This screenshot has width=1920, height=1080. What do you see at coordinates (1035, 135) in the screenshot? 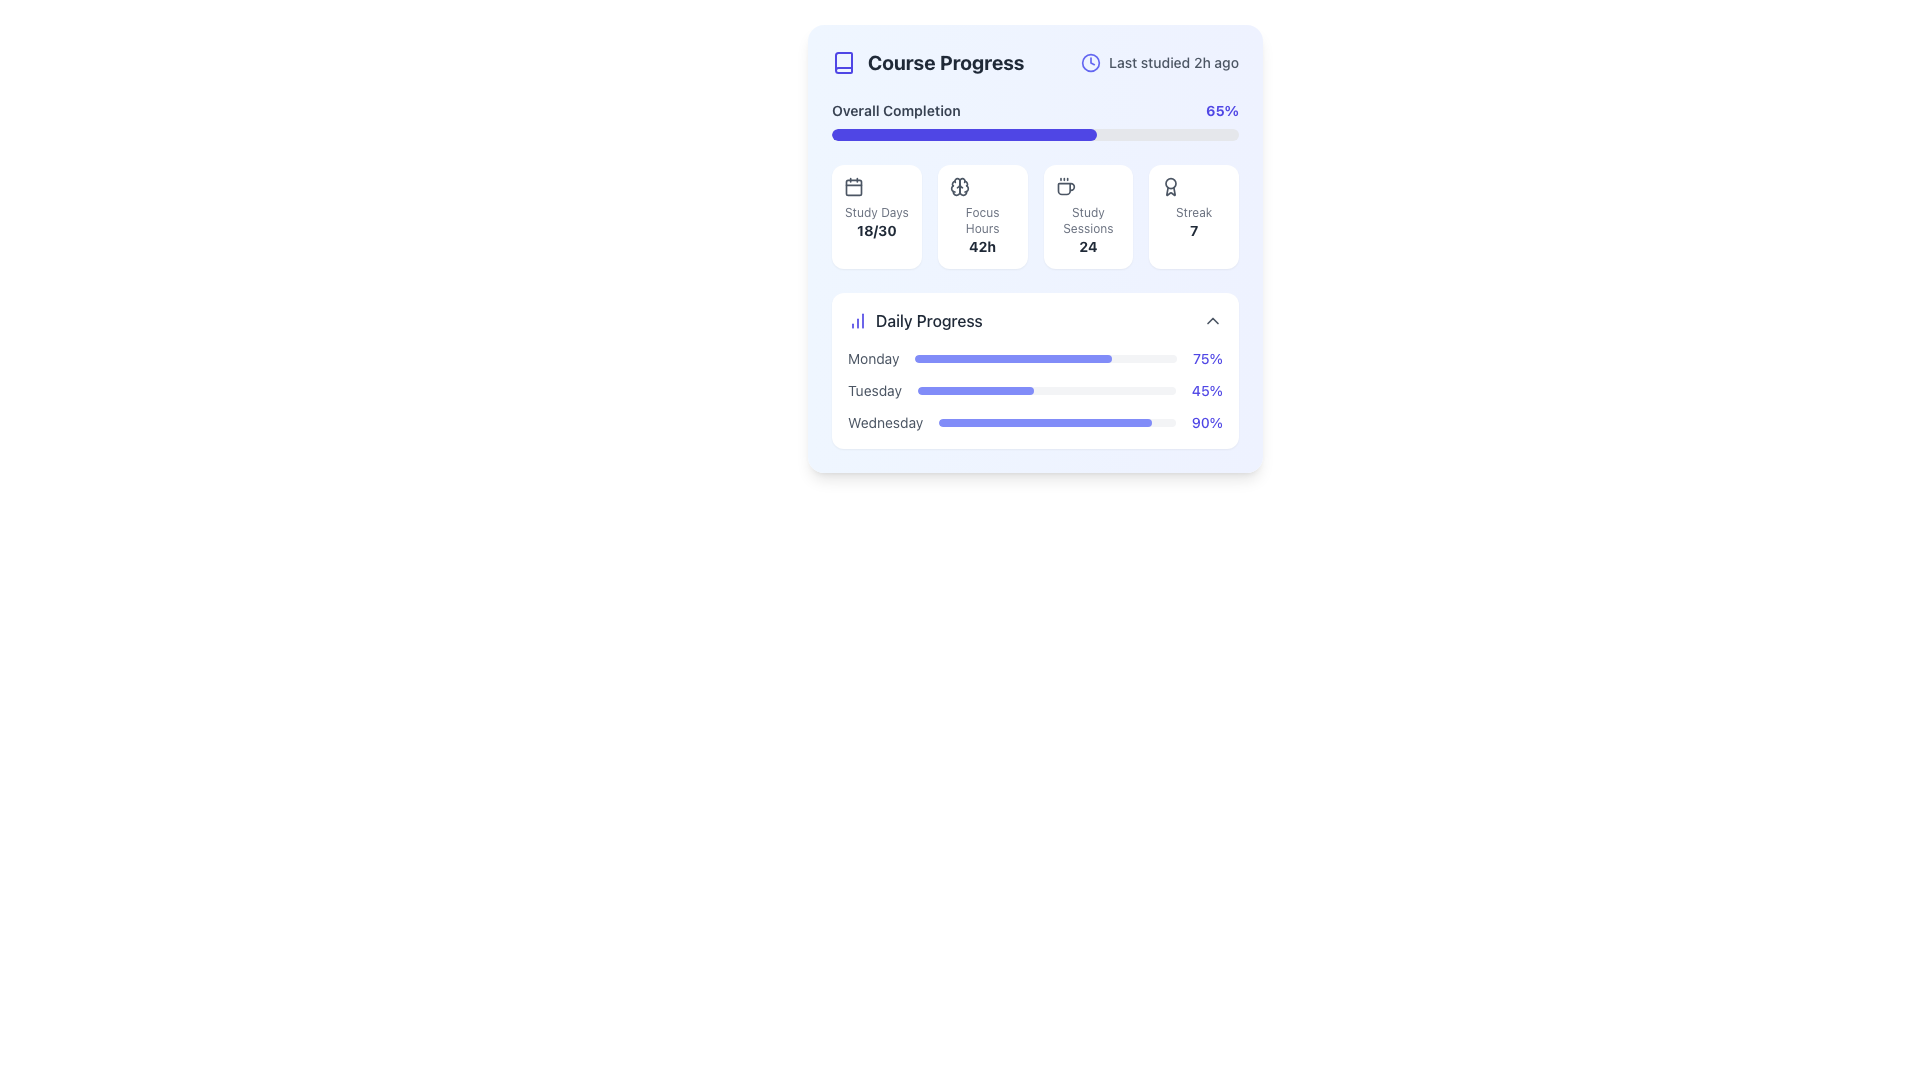
I see `the progress bar that is styled as a horizontal line with a gray background and a filled blue segment, located below the 'Overall Completion' title and '65%' text within the 'Course Progress' box` at bounding box center [1035, 135].